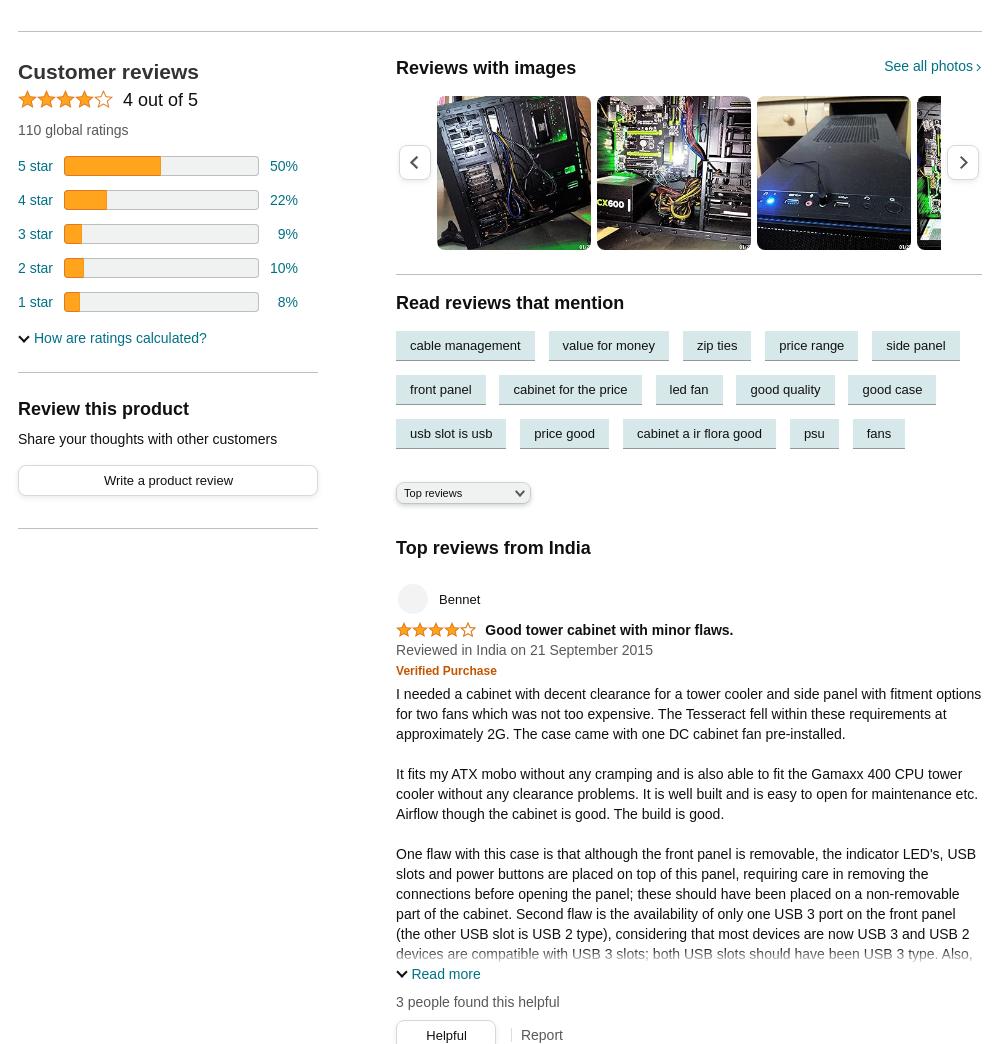 The height and width of the screenshot is (1044, 1000). What do you see at coordinates (687, 792) in the screenshot?
I see `'It fits my ATX mobo without any cramping and is also able to fit the Gamaxx 400 CPU tower cooler without any clearance problems. It is well built and is easy to open for maintenance etc. Airflow though the cabinet is good. The build is good.'` at bounding box center [687, 792].